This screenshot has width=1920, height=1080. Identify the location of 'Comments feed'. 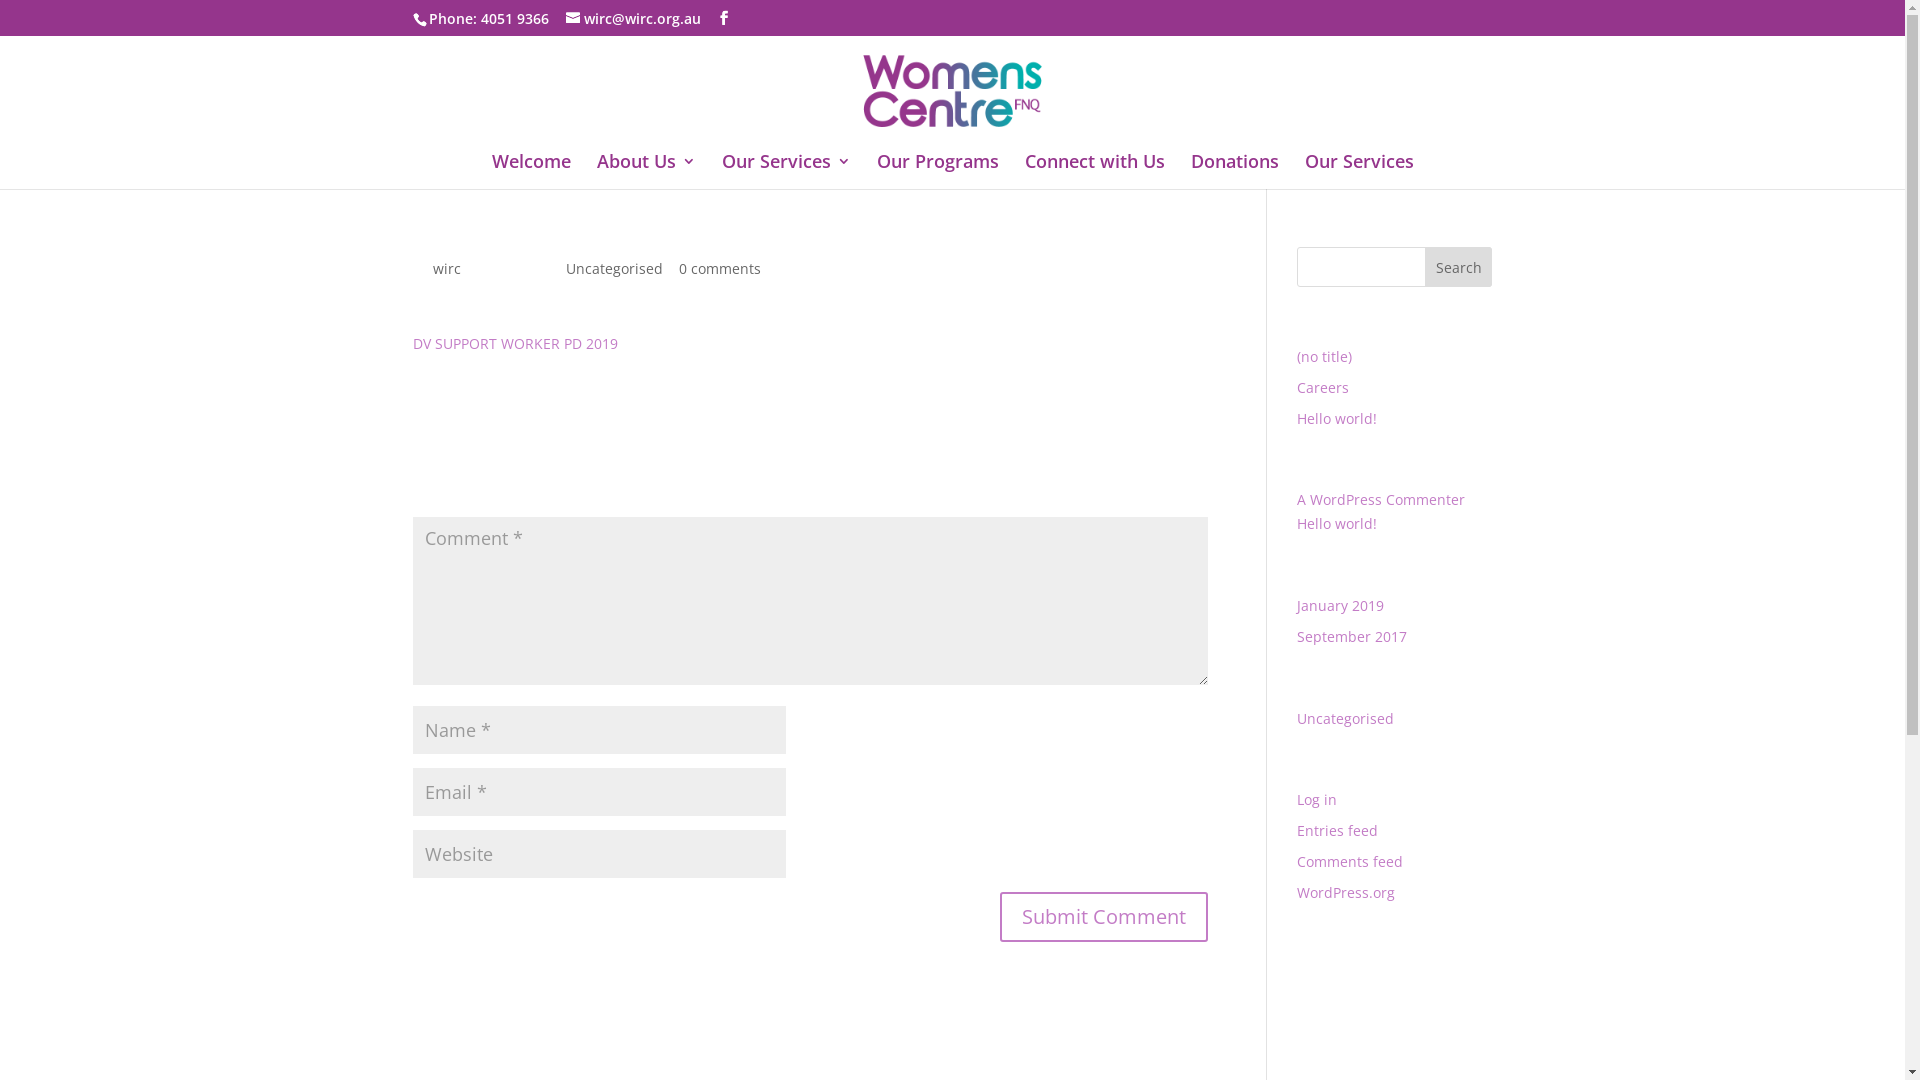
(1349, 860).